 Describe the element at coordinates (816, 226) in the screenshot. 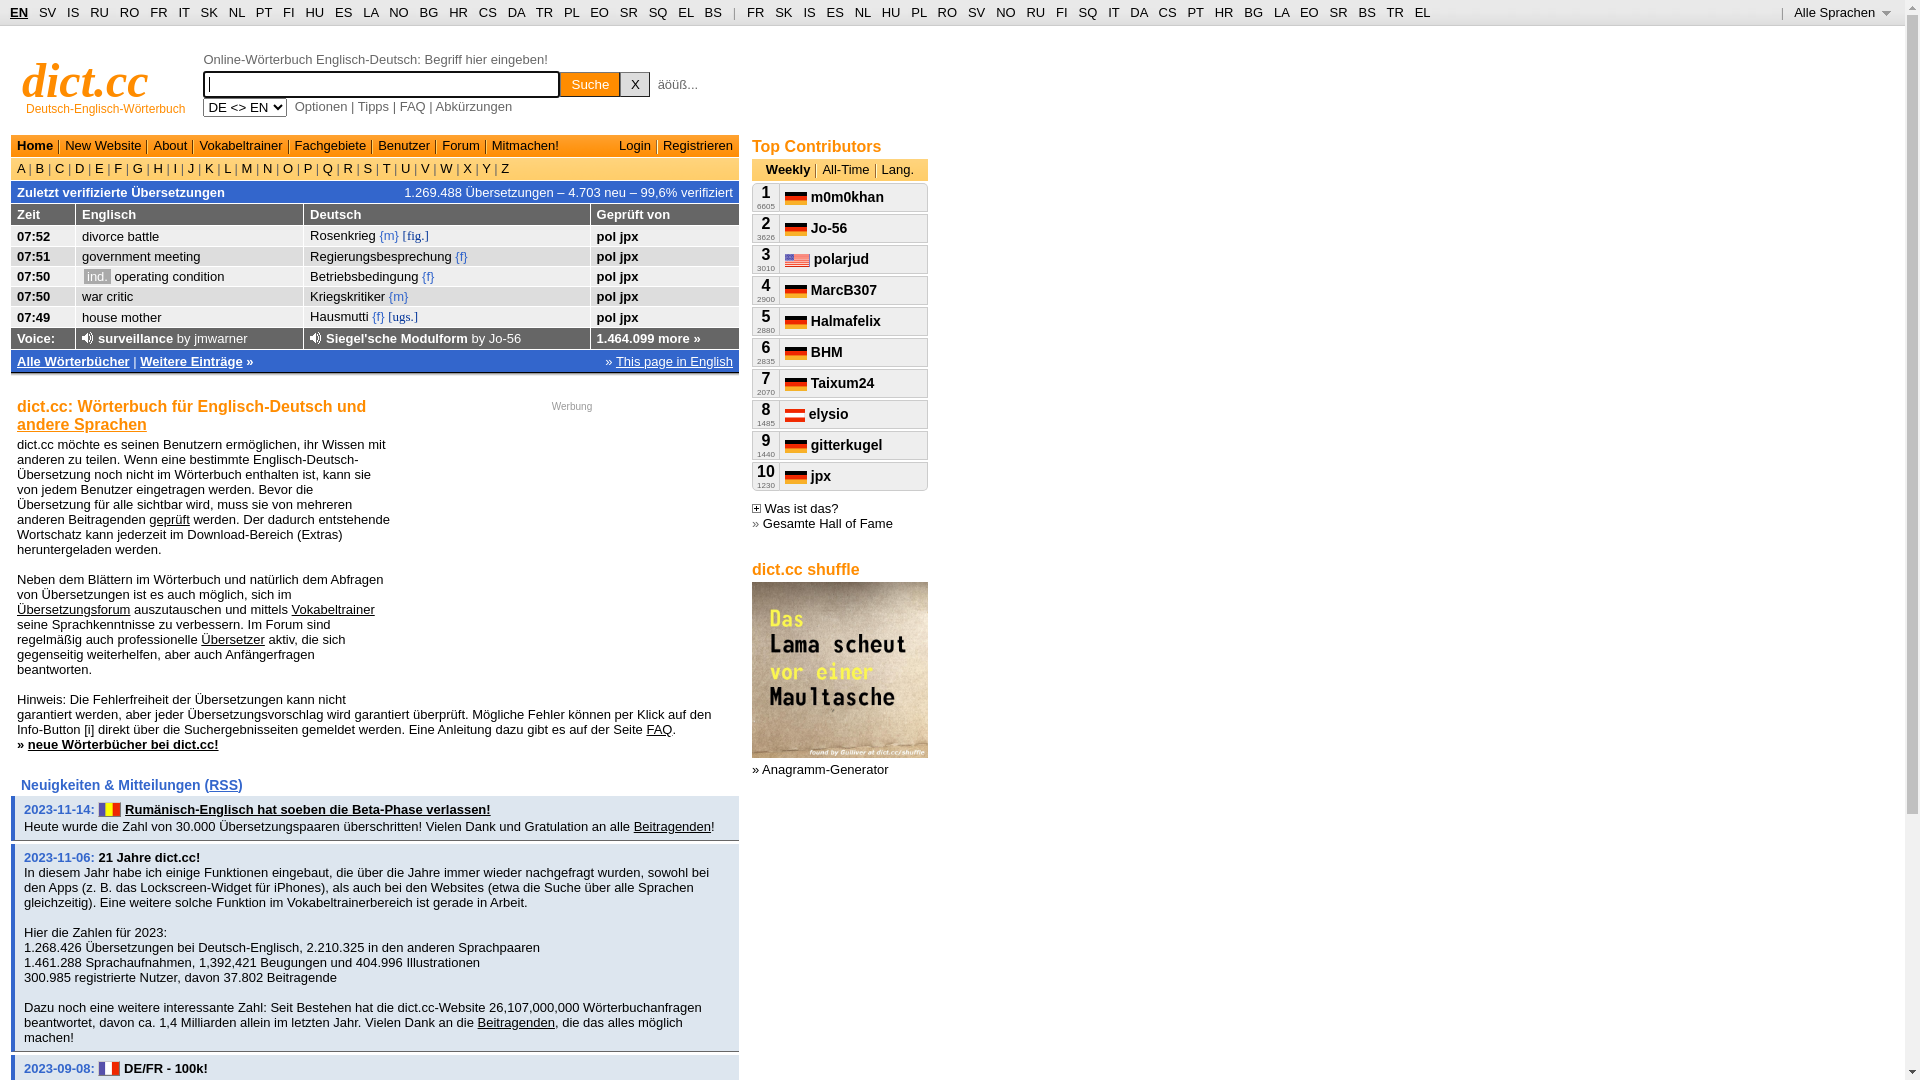

I see `'Jo-56'` at that location.